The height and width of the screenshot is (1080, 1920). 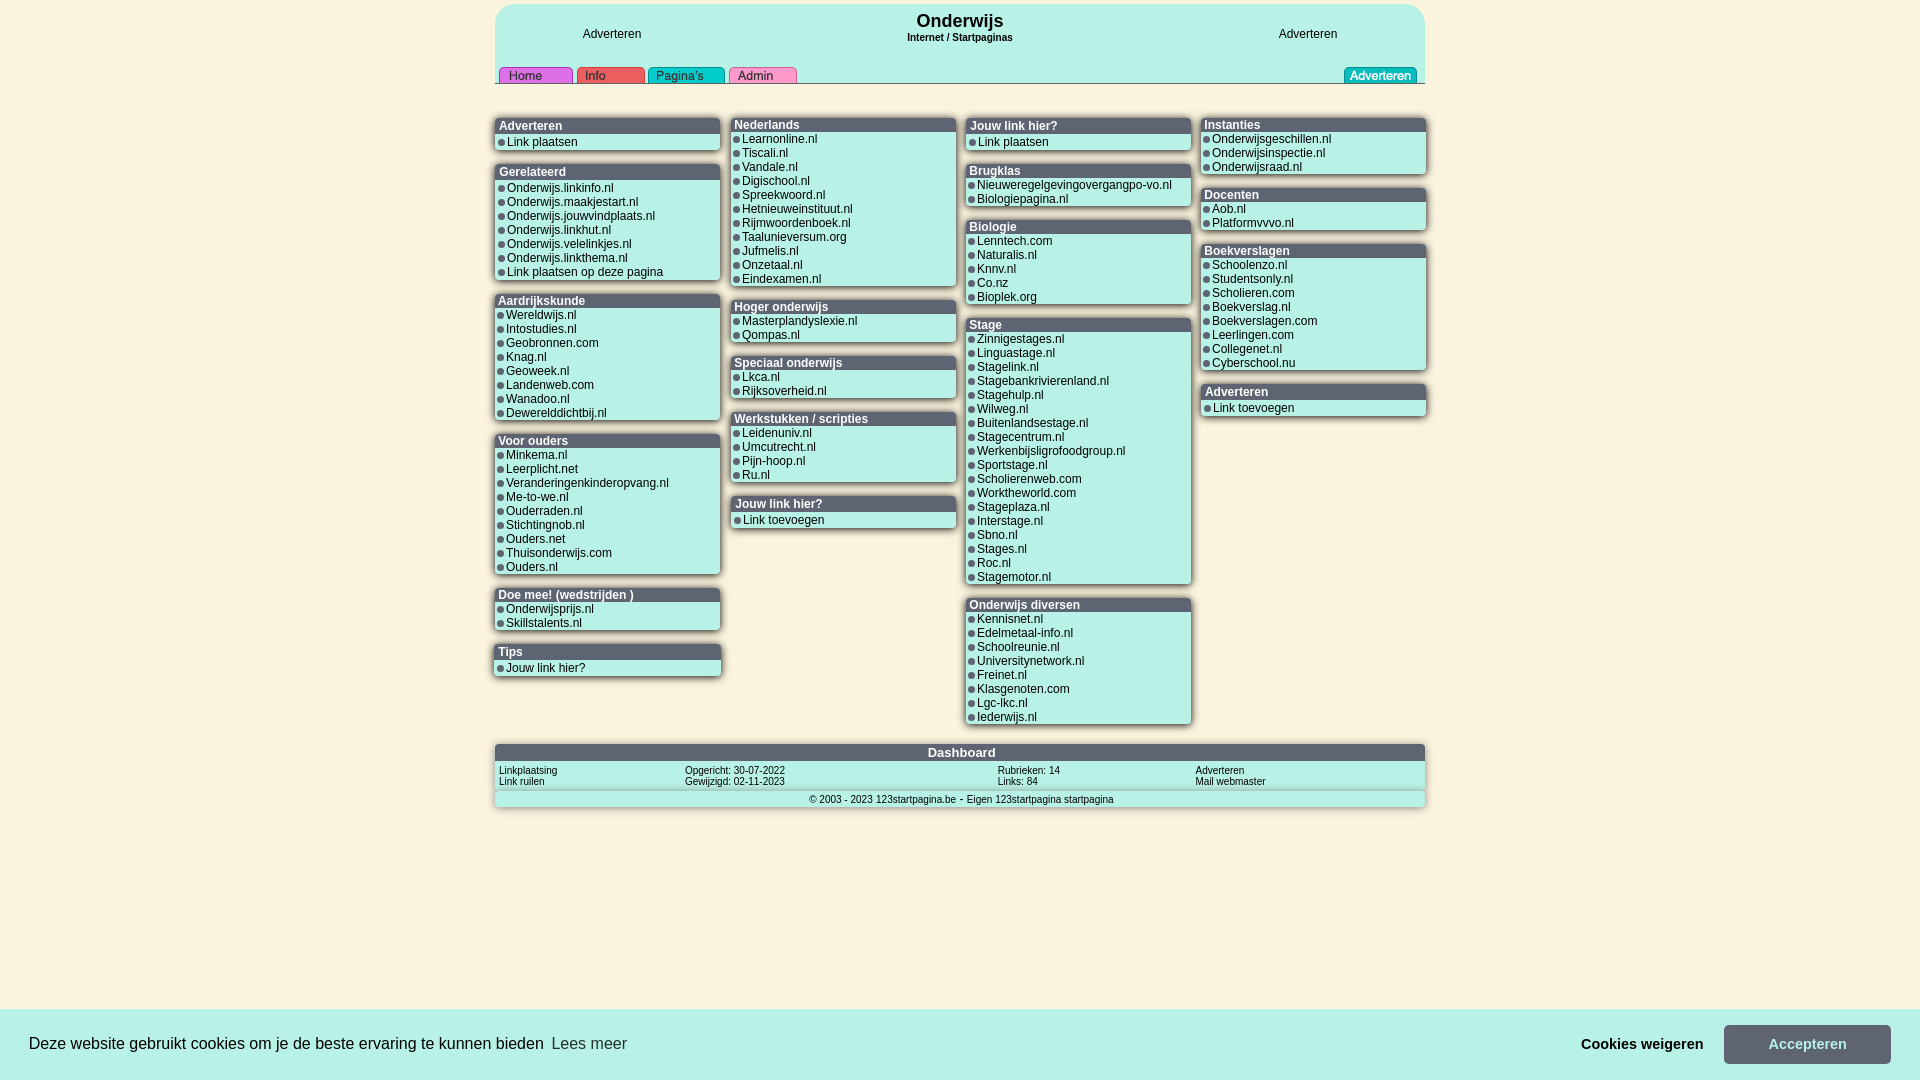 I want to click on 'Link ruilen', so click(x=522, y=779).